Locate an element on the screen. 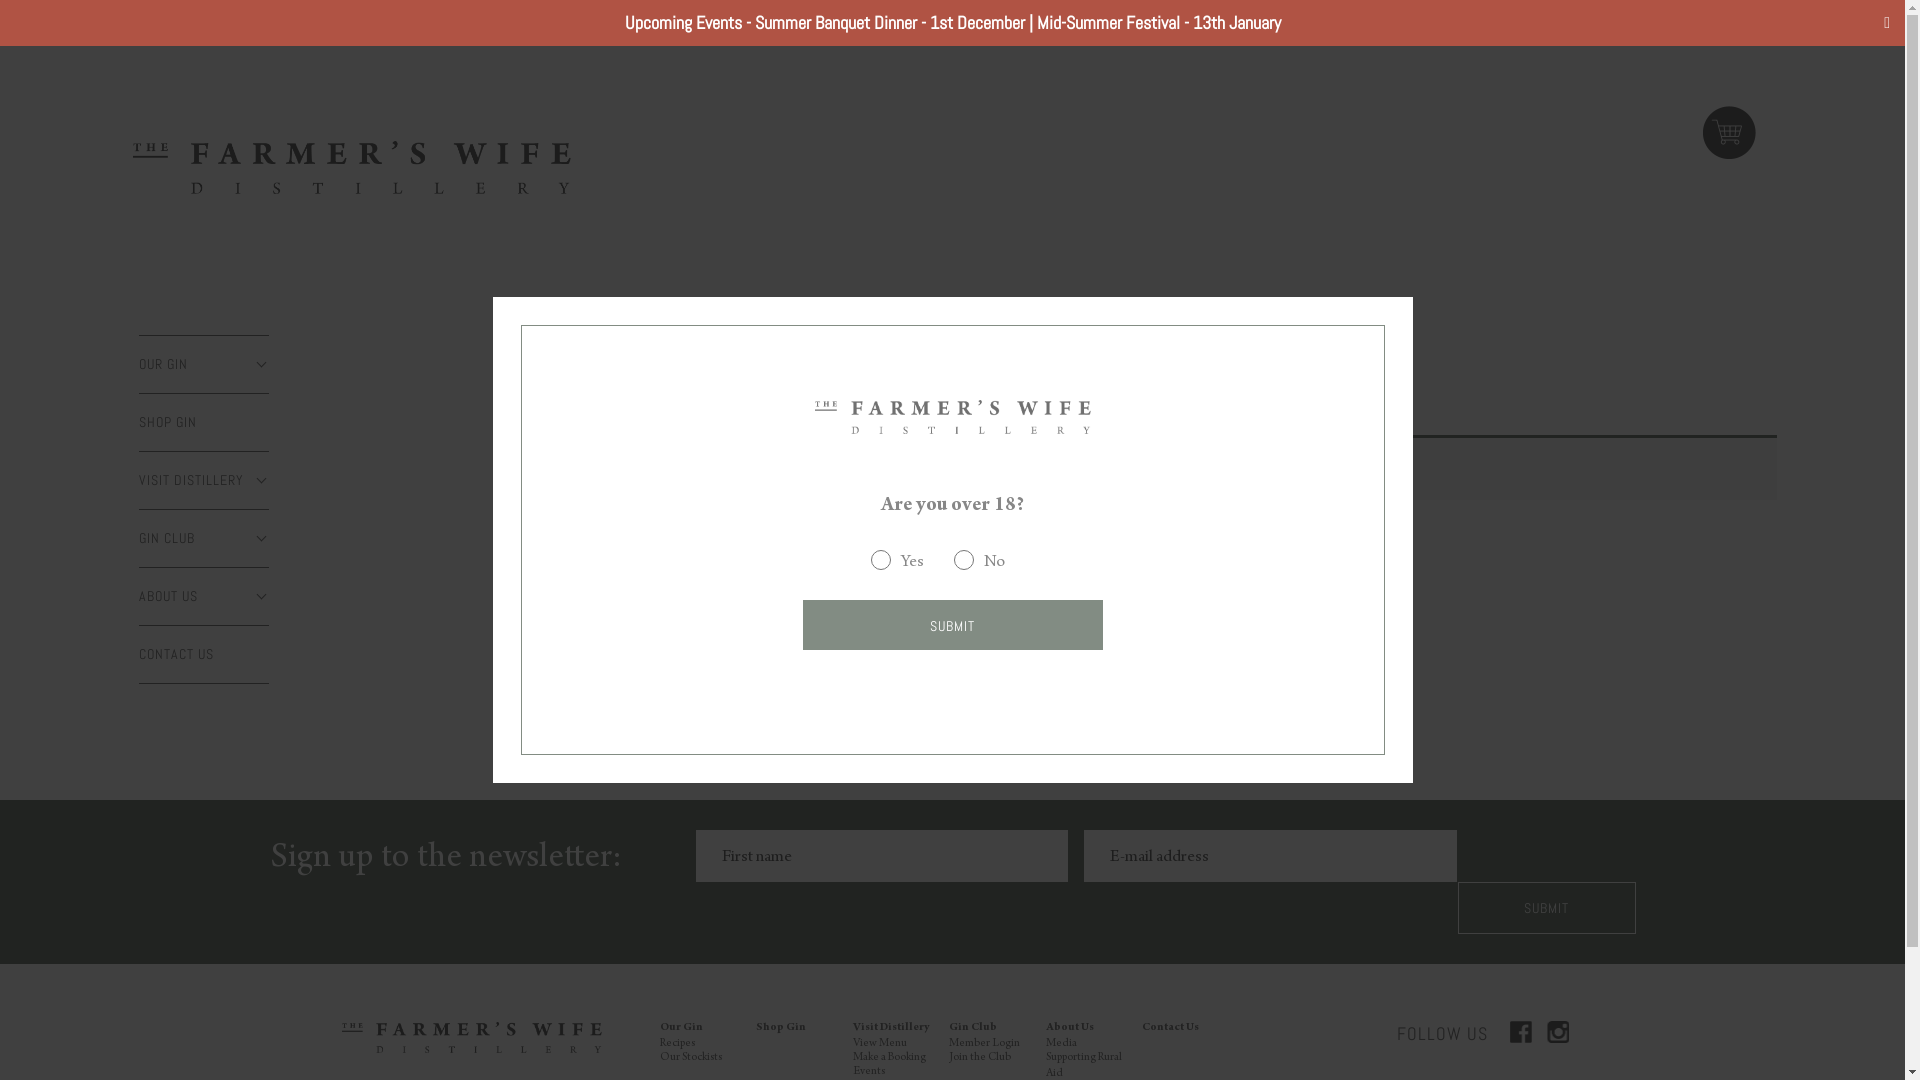 The image size is (1920, 1080). 'CLOSE' is located at coordinates (253, 538).